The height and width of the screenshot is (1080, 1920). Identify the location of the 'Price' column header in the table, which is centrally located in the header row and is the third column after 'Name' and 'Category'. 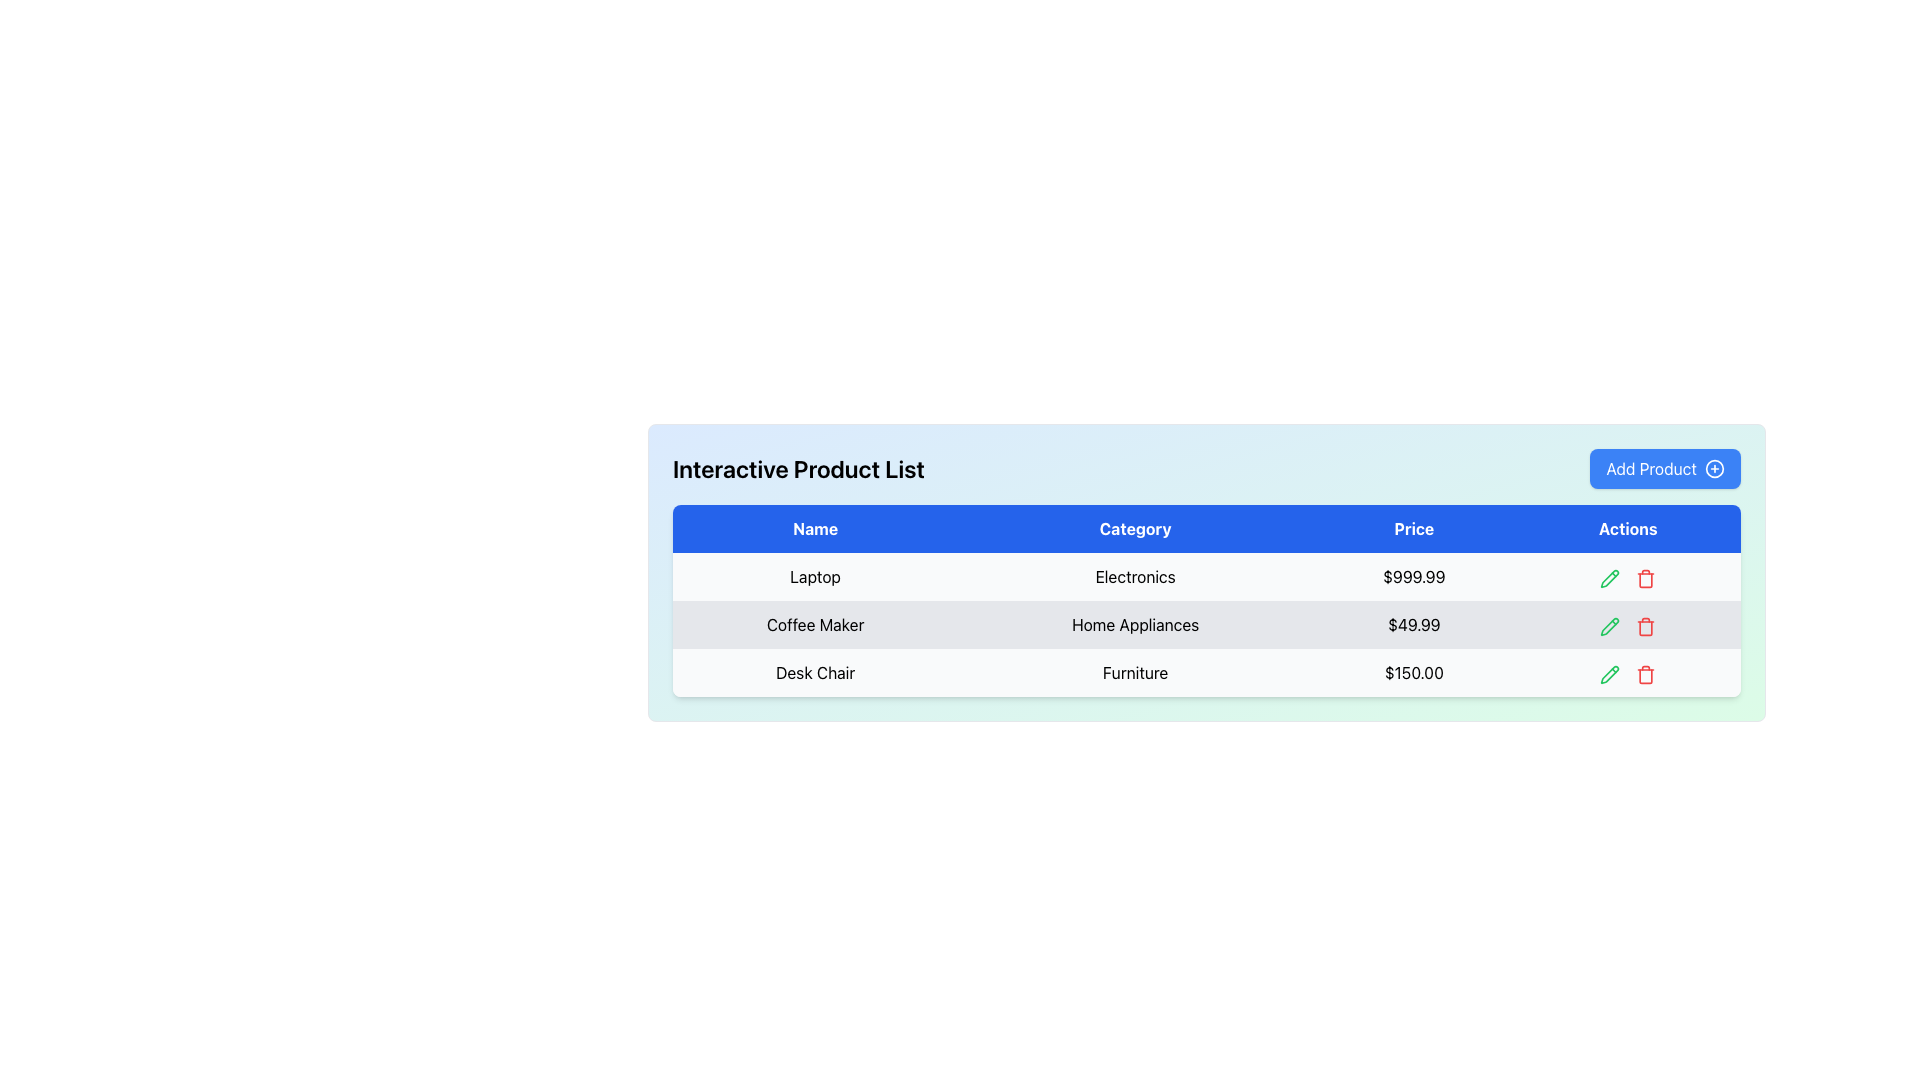
(1413, 527).